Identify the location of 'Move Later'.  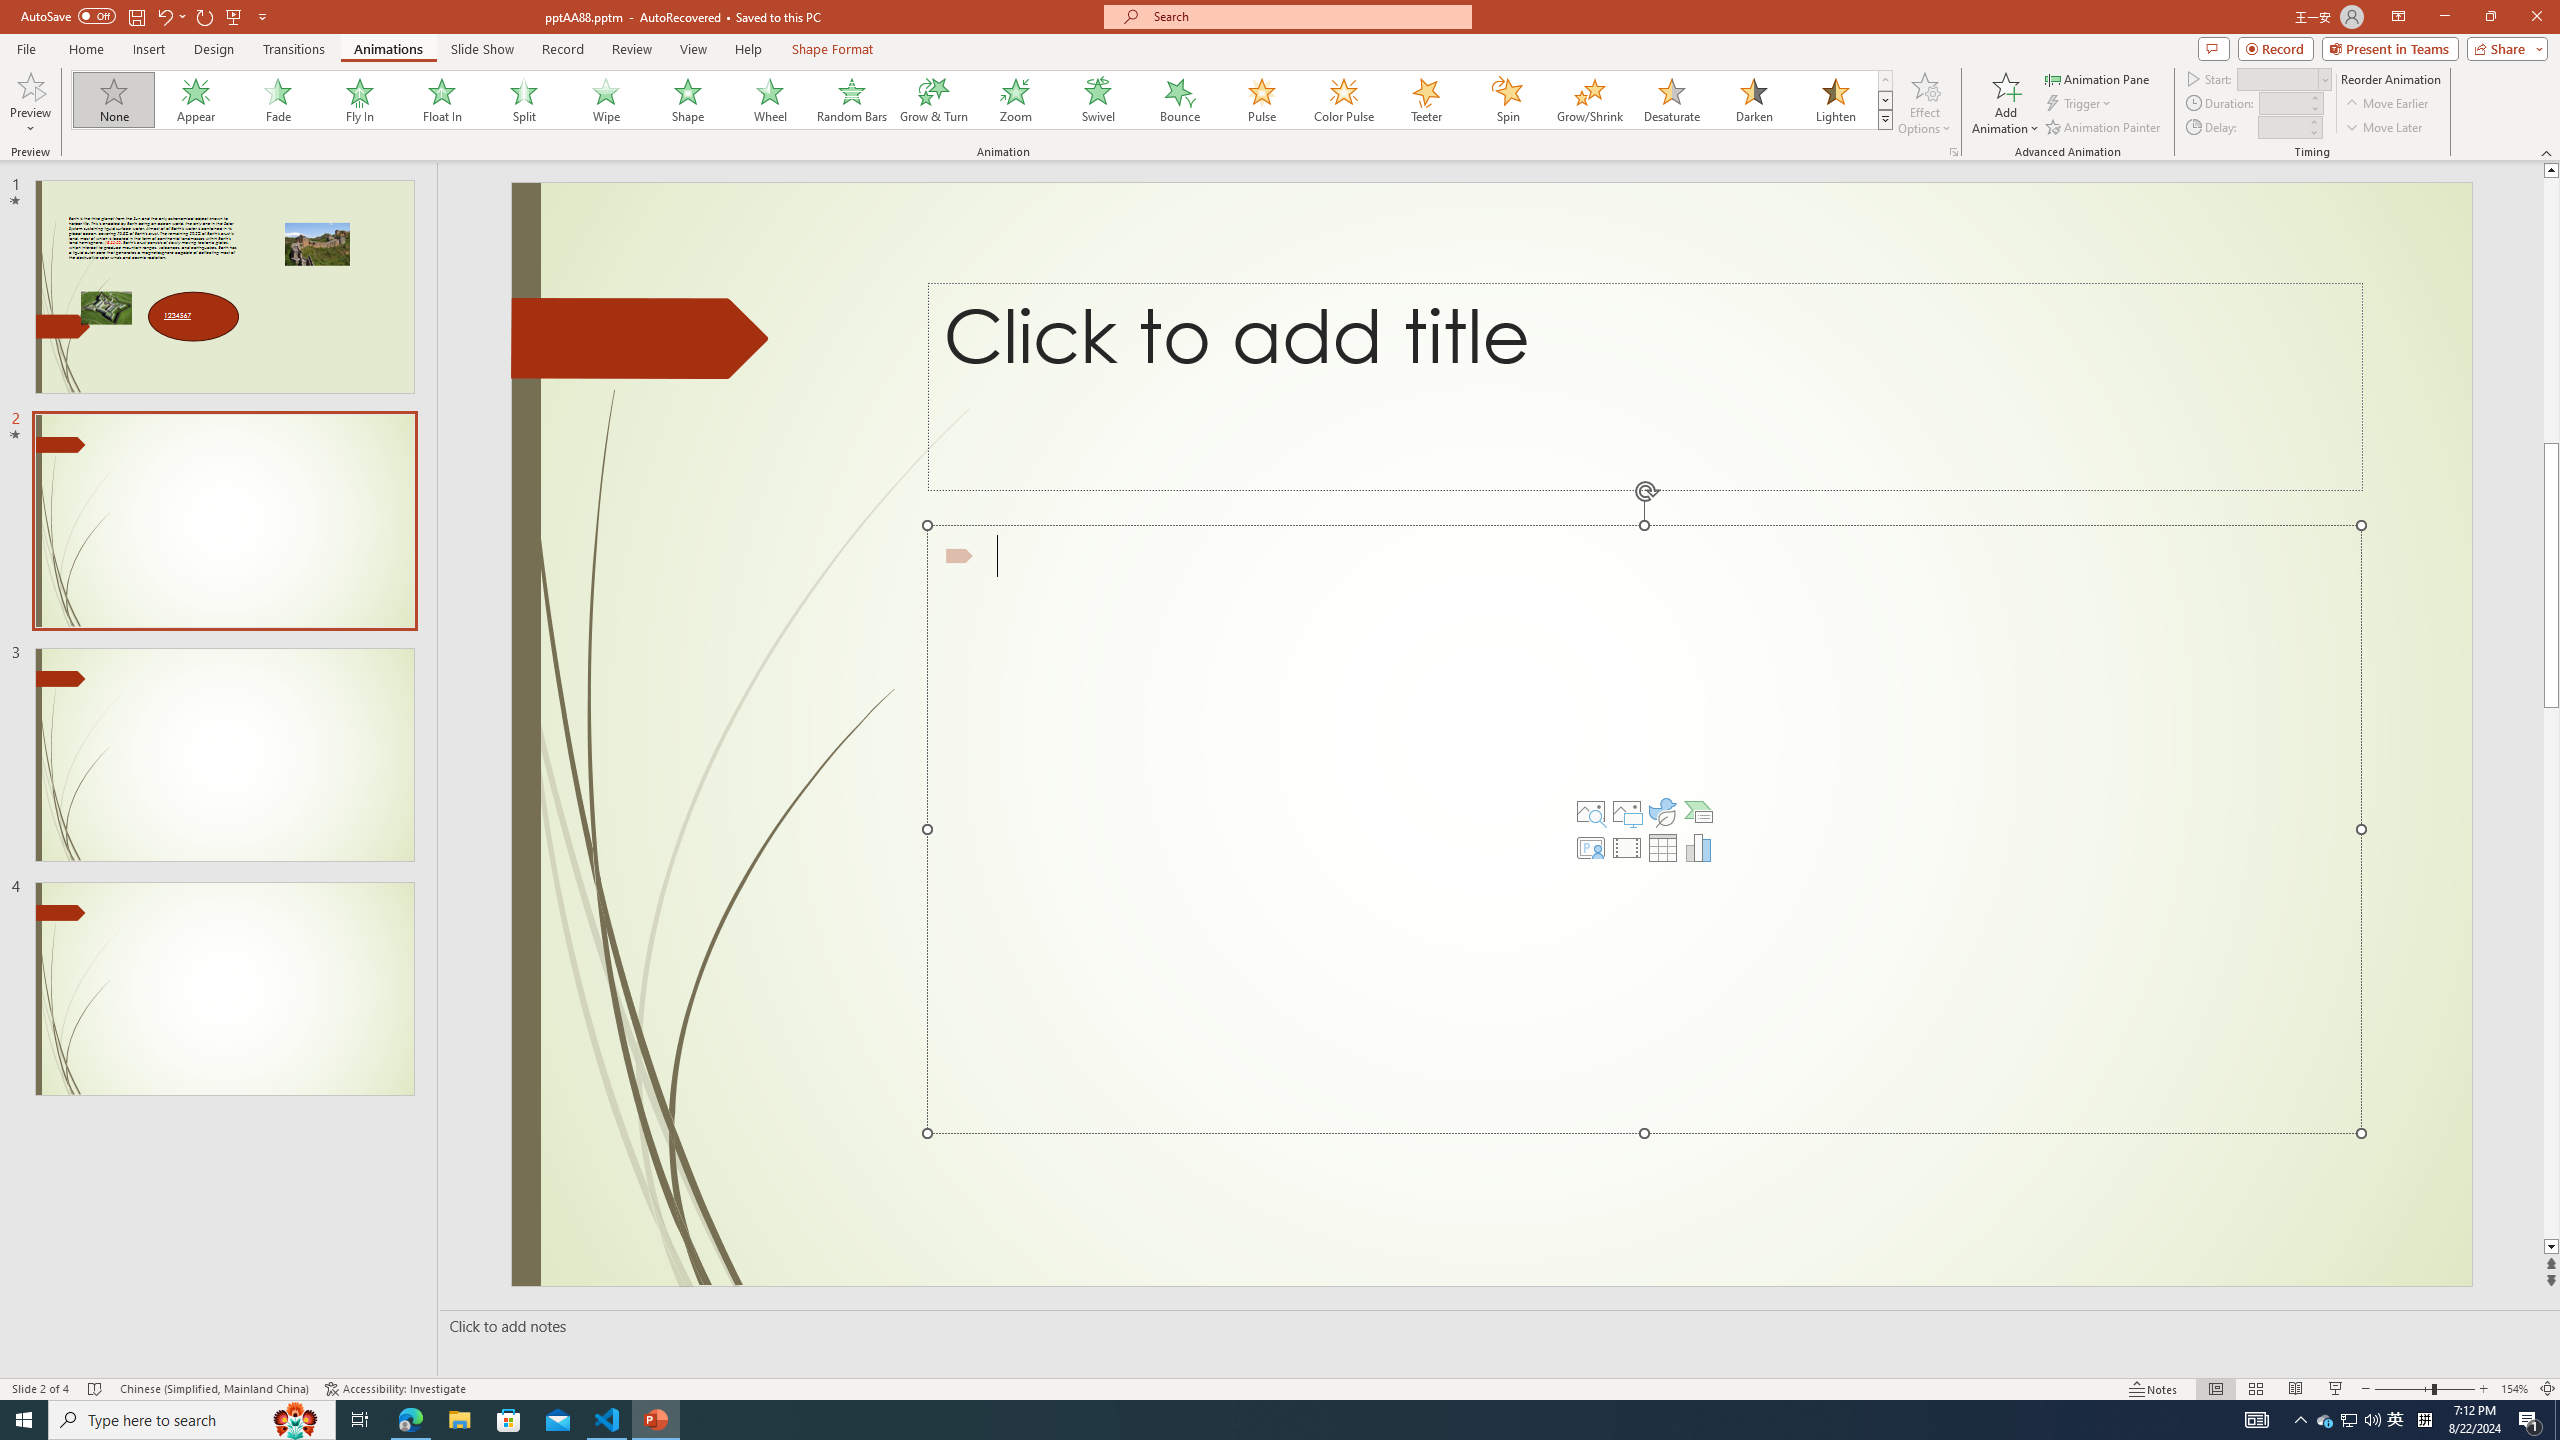
(2384, 127).